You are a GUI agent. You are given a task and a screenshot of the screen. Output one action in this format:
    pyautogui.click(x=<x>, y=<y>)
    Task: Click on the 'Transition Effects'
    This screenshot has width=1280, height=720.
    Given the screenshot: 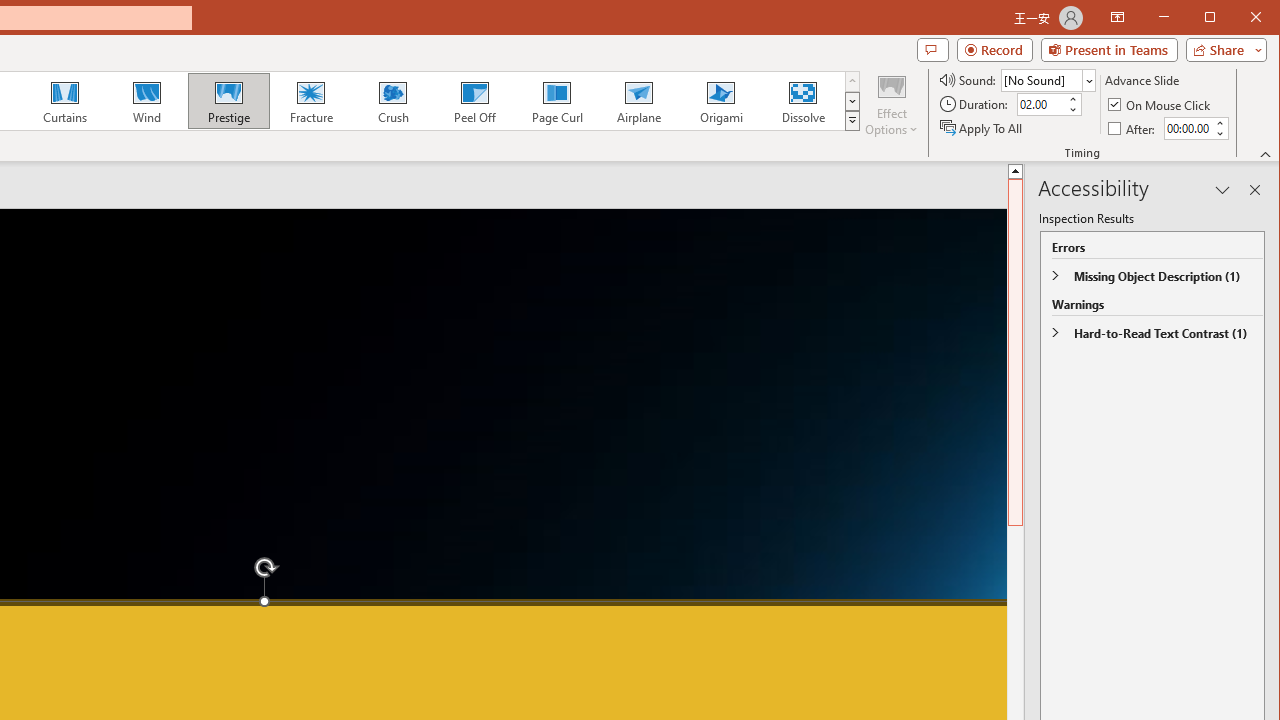 What is the action you would take?
    pyautogui.click(x=852, y=120)
    